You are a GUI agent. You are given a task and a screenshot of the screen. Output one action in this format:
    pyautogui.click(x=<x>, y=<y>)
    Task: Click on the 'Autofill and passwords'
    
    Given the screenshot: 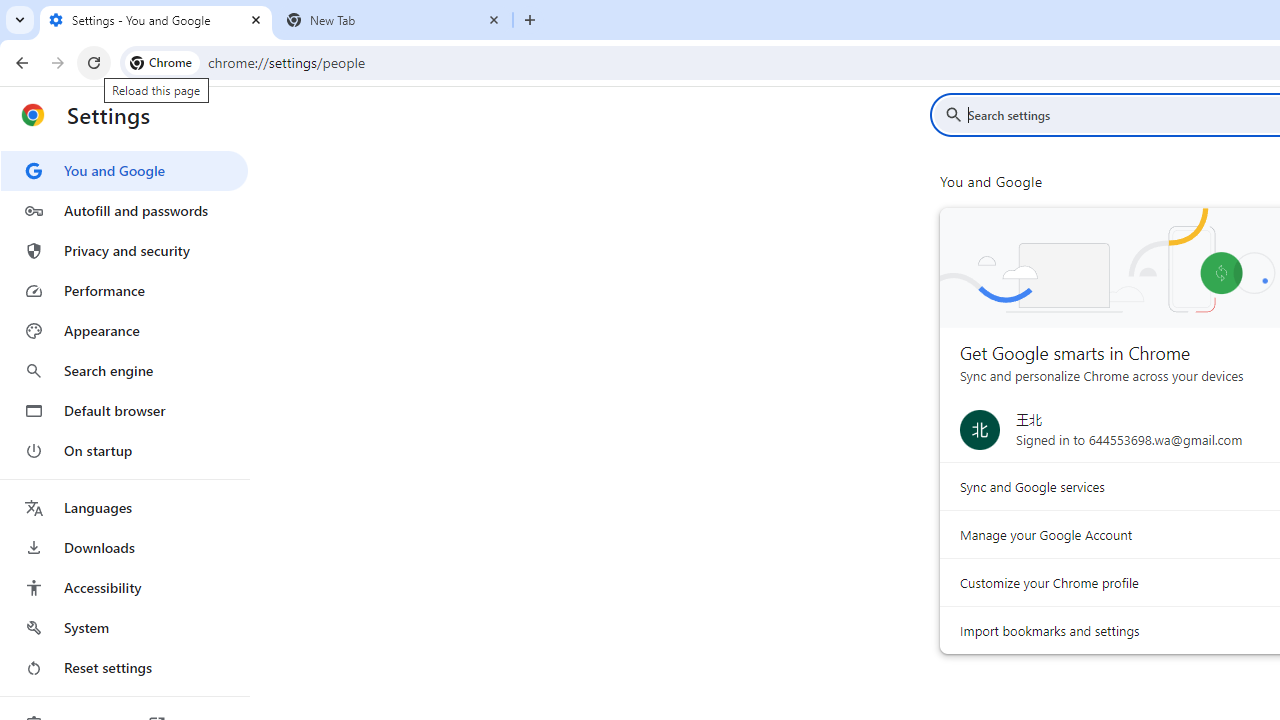 What is the action you would take?
    pyautogui.click(x=123, y=210)
    